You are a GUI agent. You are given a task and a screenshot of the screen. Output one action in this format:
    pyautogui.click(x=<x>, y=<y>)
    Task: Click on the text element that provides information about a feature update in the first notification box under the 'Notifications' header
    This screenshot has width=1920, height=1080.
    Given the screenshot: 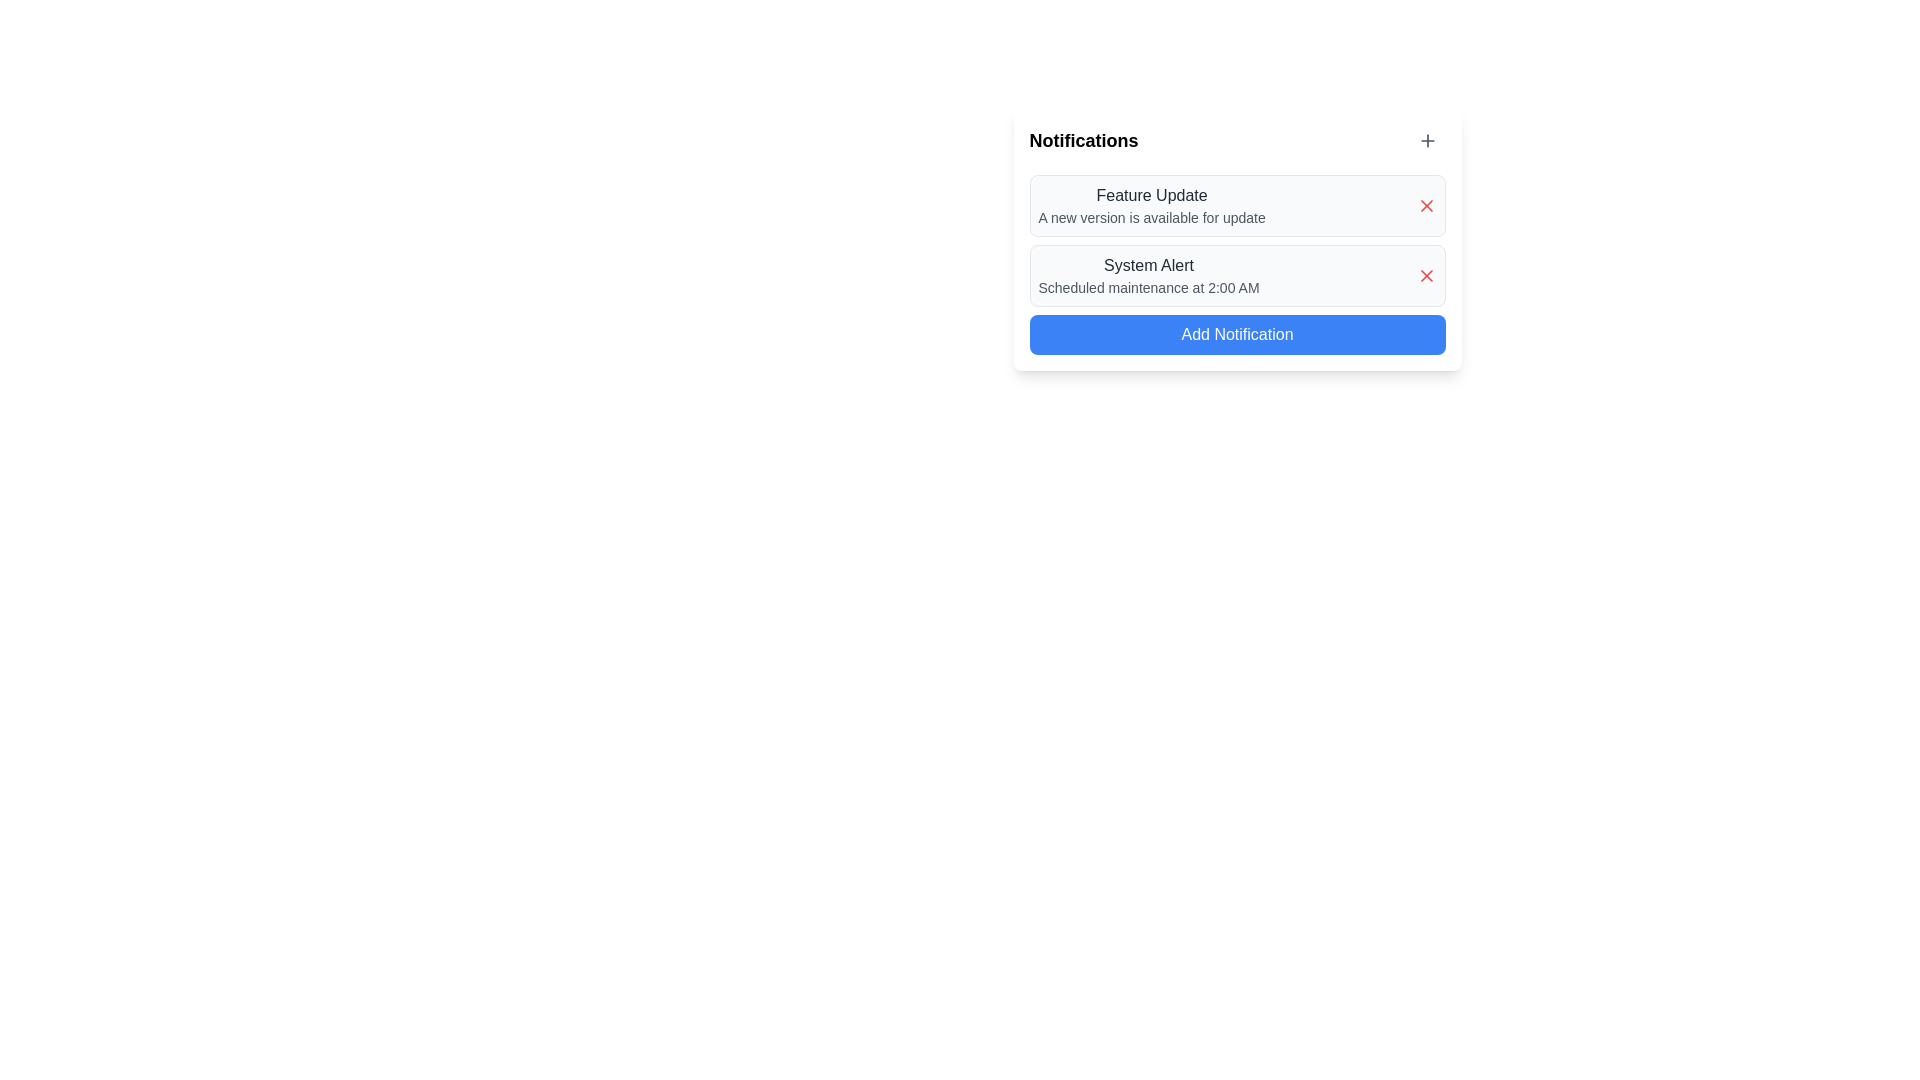 What is the action you would take?
    pyautogui.click(x=1152, y=205)
    